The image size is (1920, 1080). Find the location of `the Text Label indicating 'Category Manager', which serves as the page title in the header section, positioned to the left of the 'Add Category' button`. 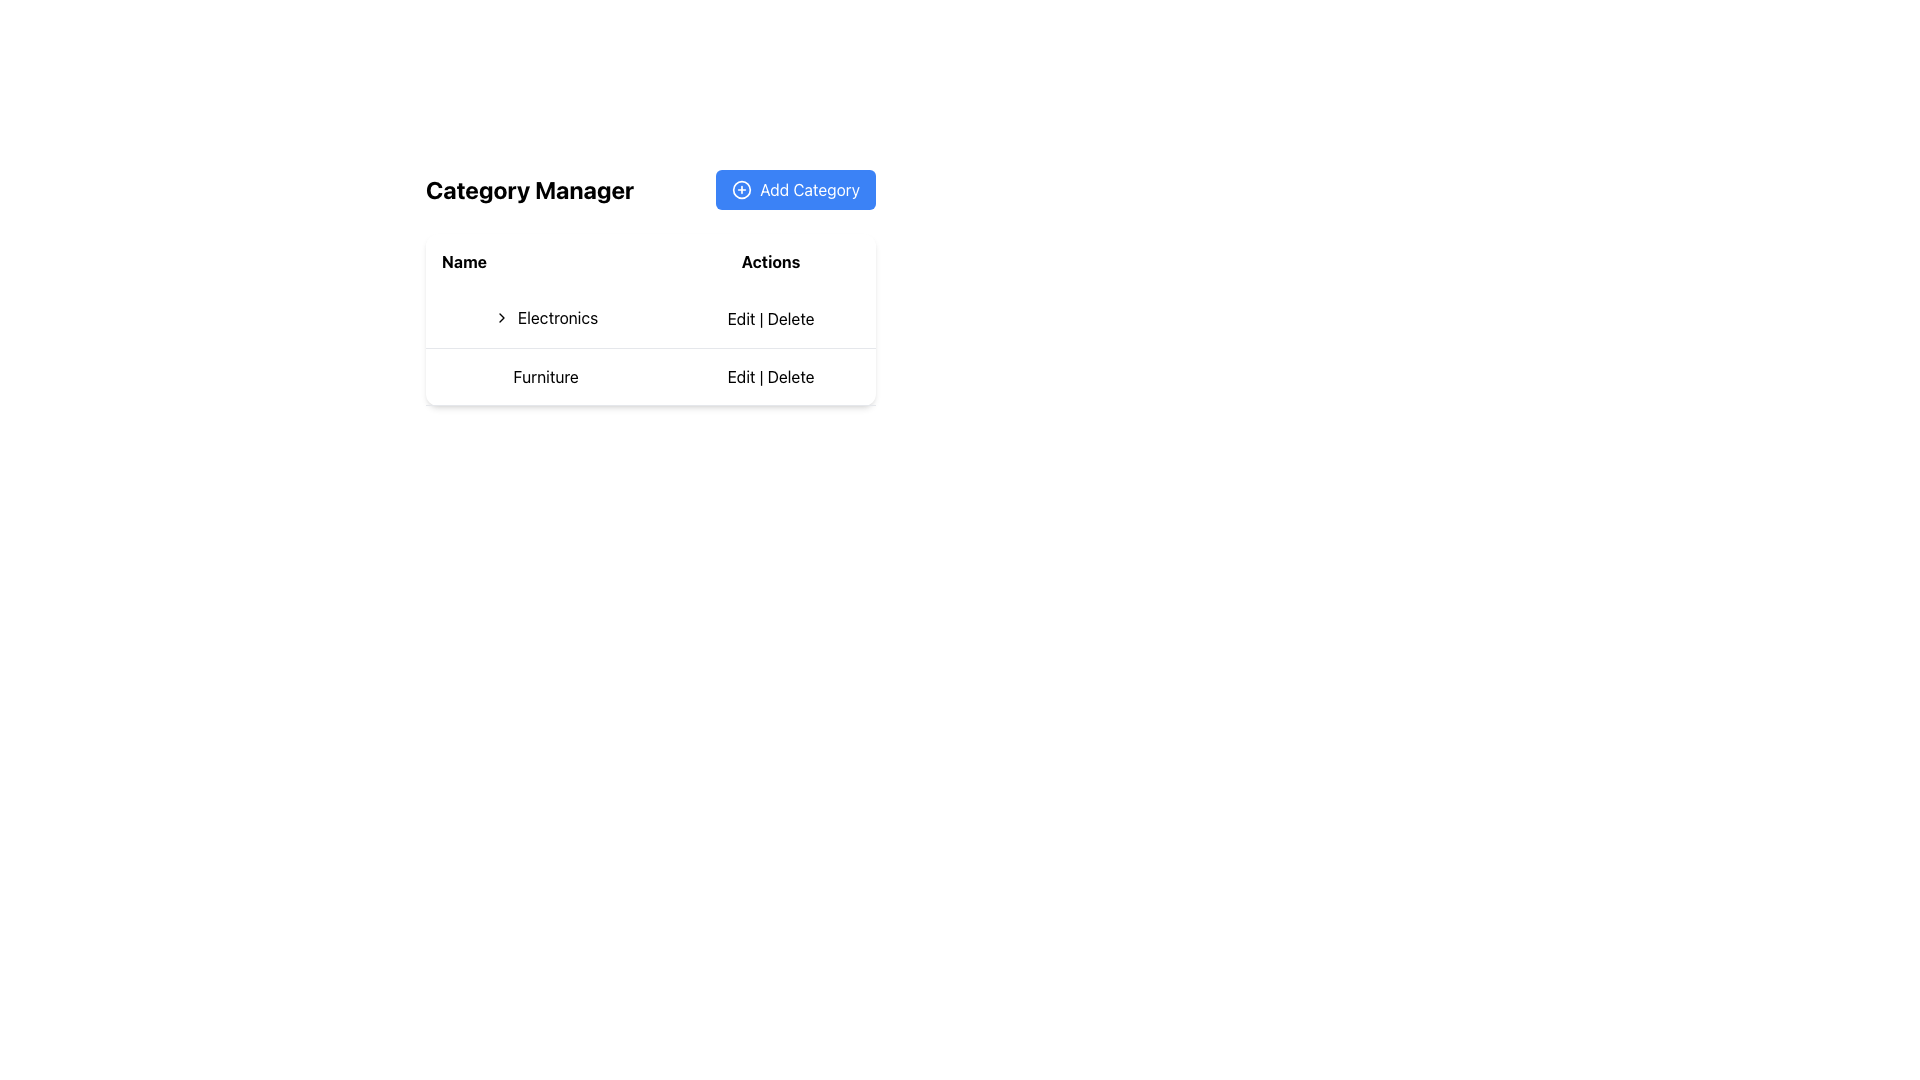

the Text Label indicating 'Category Manager', which serves as the page title in the header section, positioned to the left of the 'Add Category' button is located at coordinates (530, 189).